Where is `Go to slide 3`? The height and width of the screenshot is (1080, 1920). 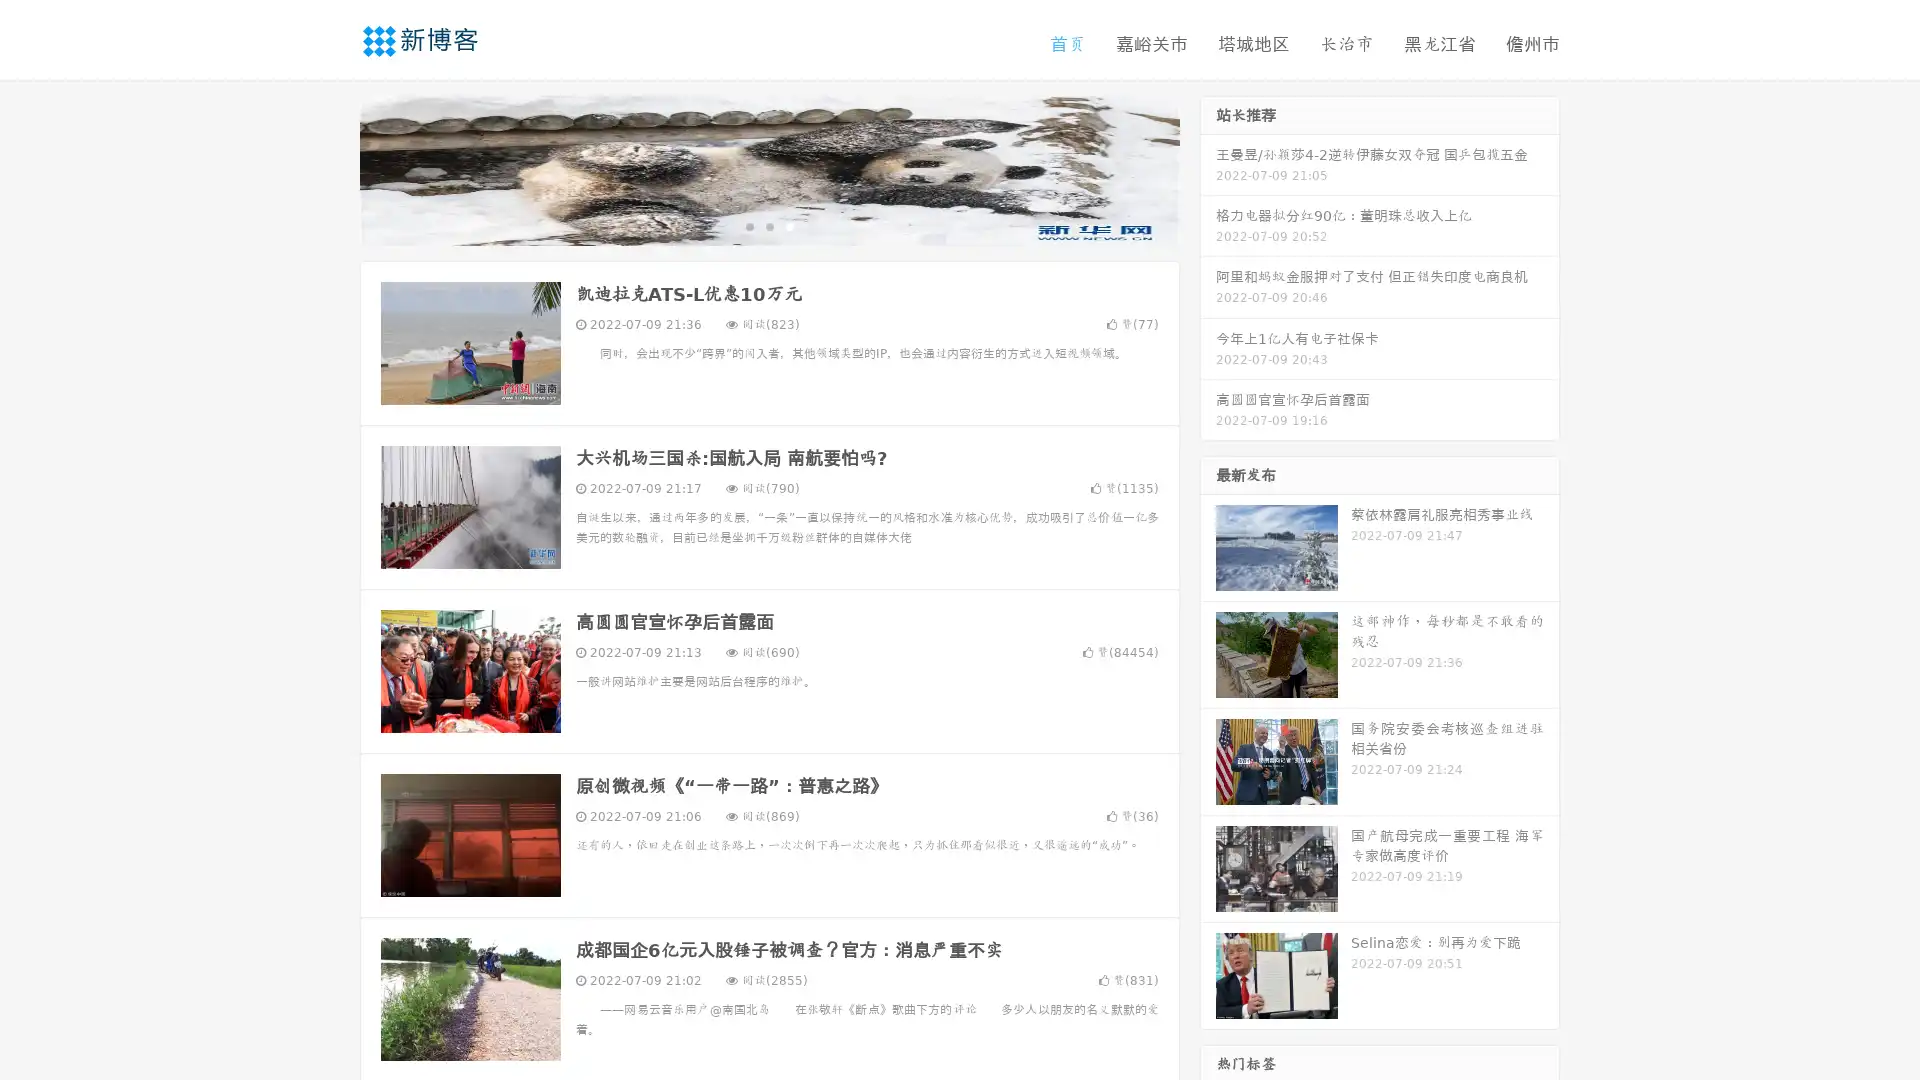
Go to slide 3 is located at coordinates (789, 225).